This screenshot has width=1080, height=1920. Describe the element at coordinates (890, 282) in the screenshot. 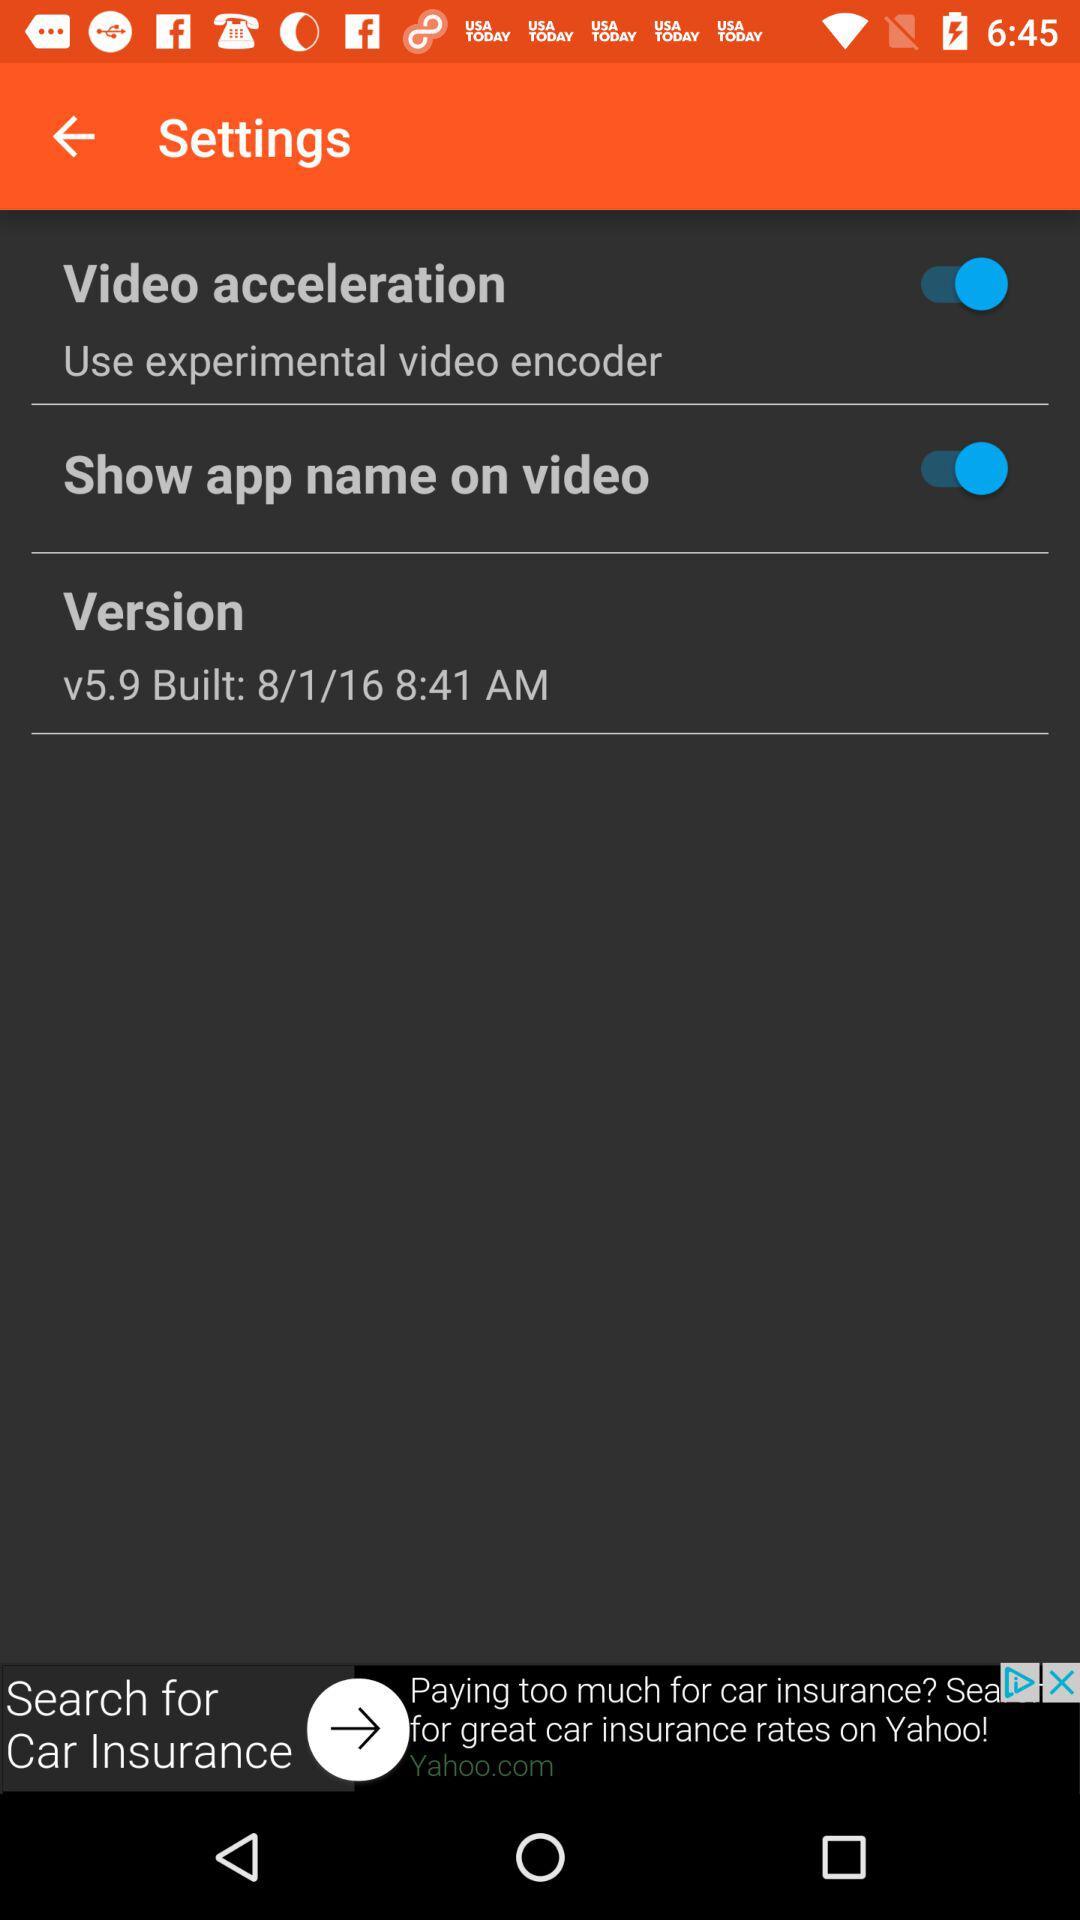

I see `hide button` at that location.